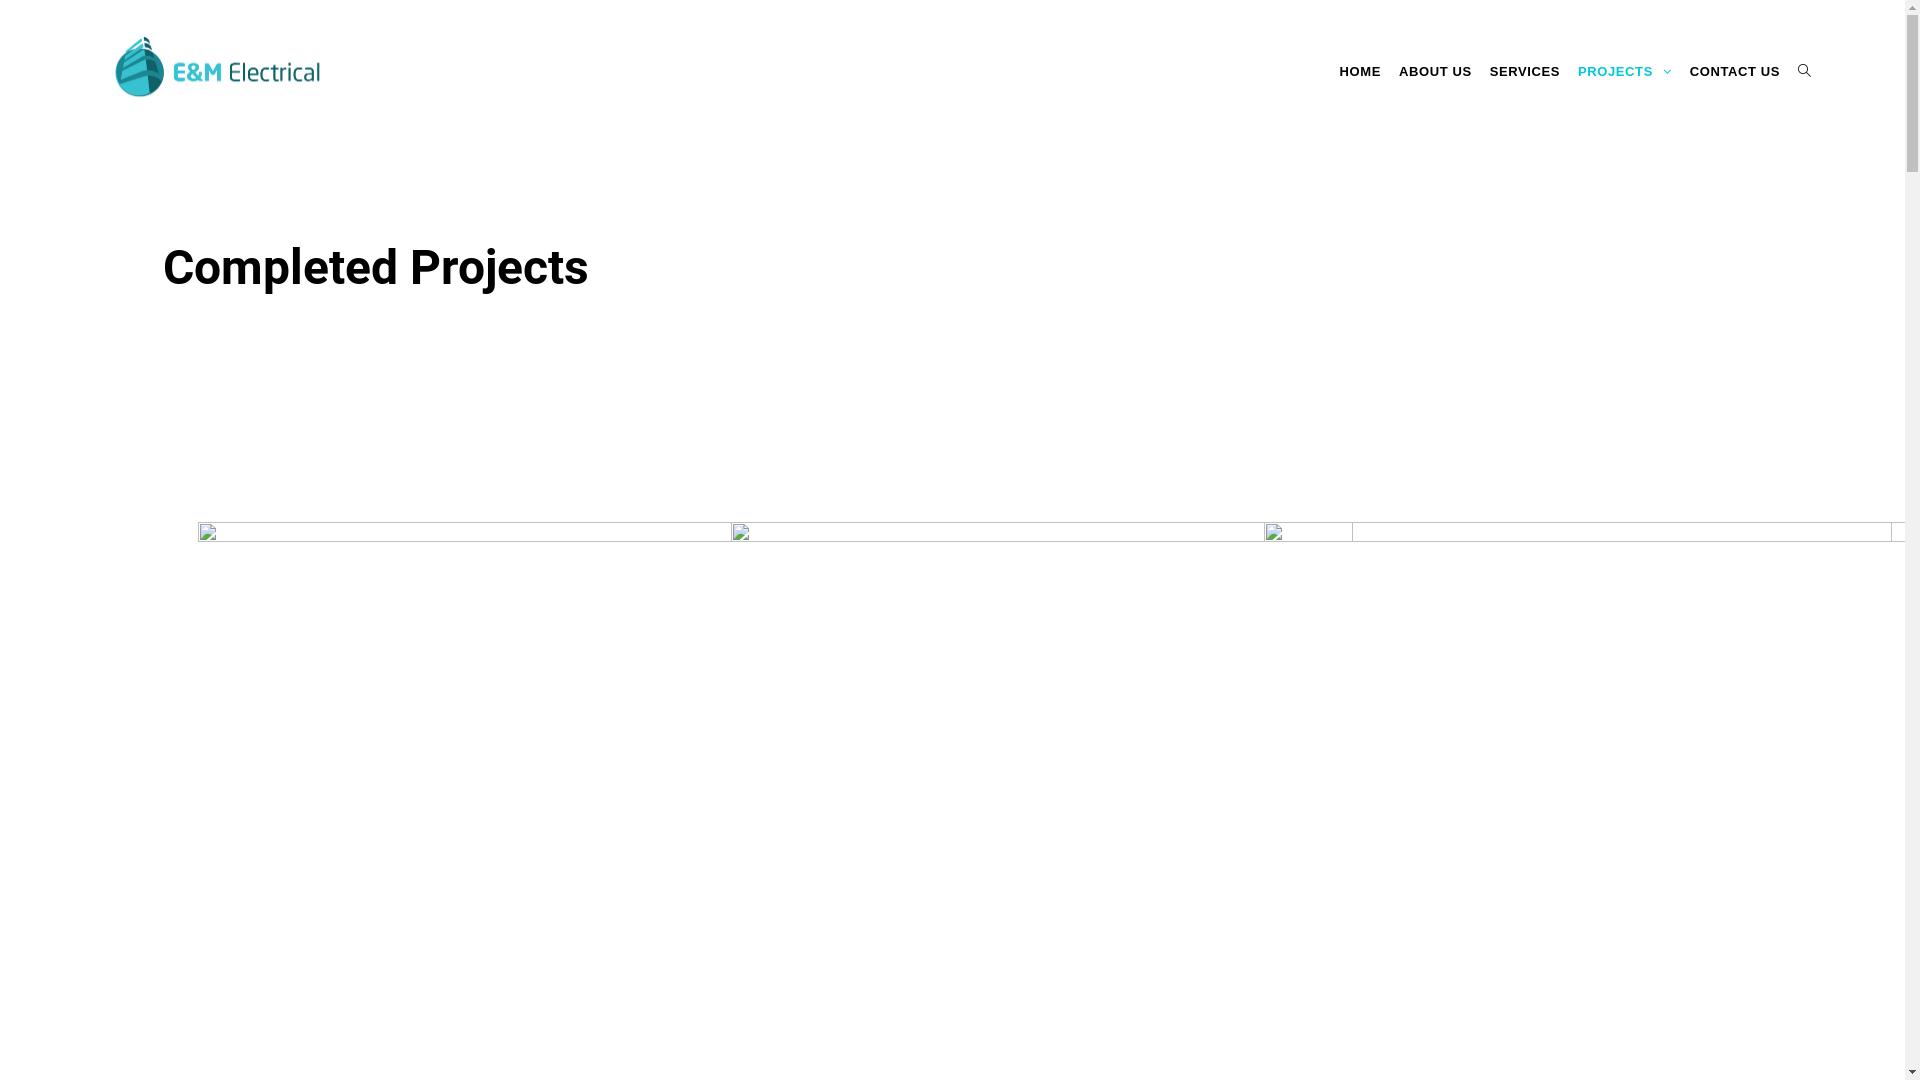  What do you see at coordinates (1434, 71) in the screenshot?
I see `'ABOUT US'` at bounding box center [1434, 71].